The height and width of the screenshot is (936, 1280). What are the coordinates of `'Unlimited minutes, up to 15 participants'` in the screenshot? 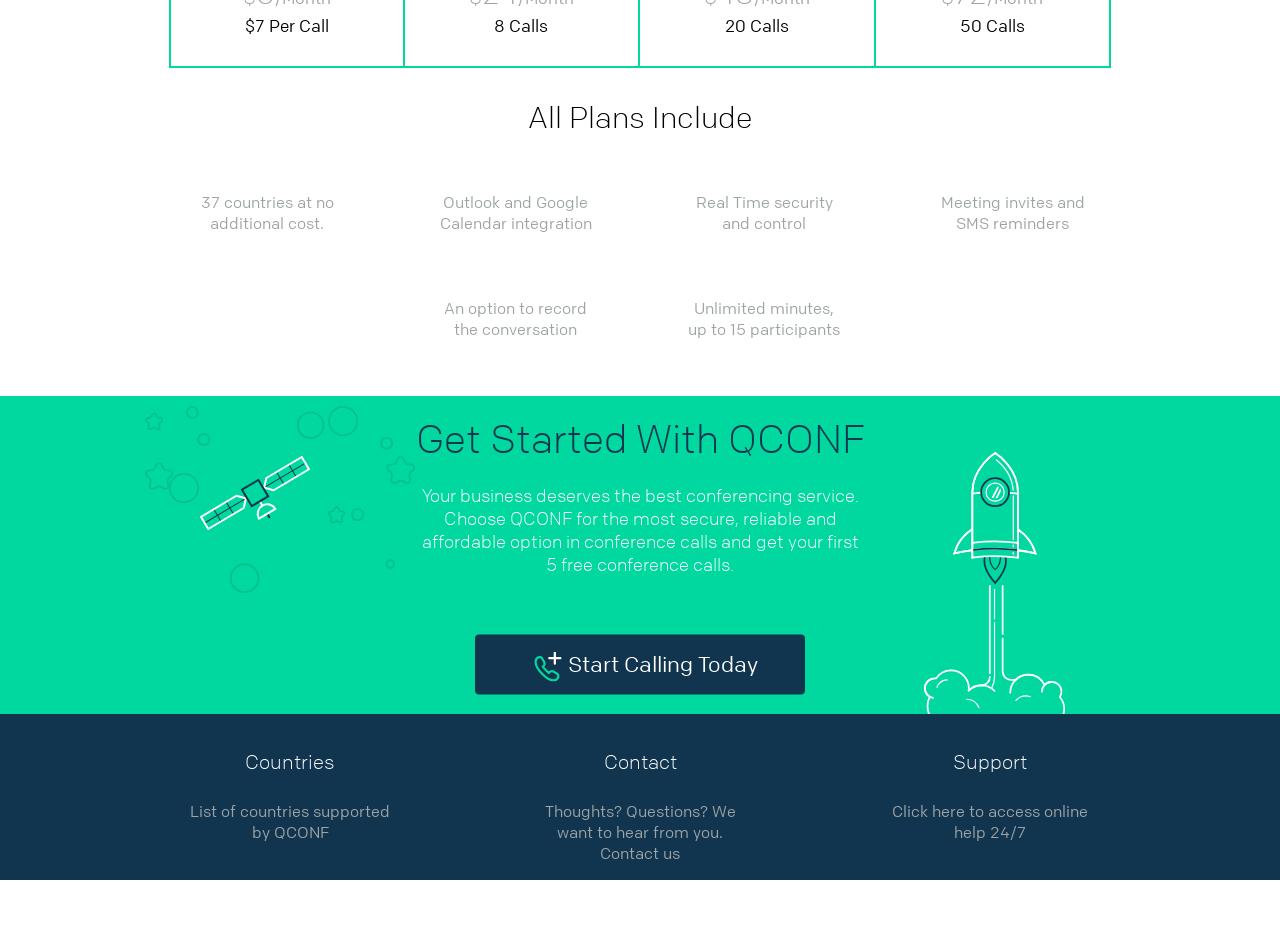 It's located at (688, 317).